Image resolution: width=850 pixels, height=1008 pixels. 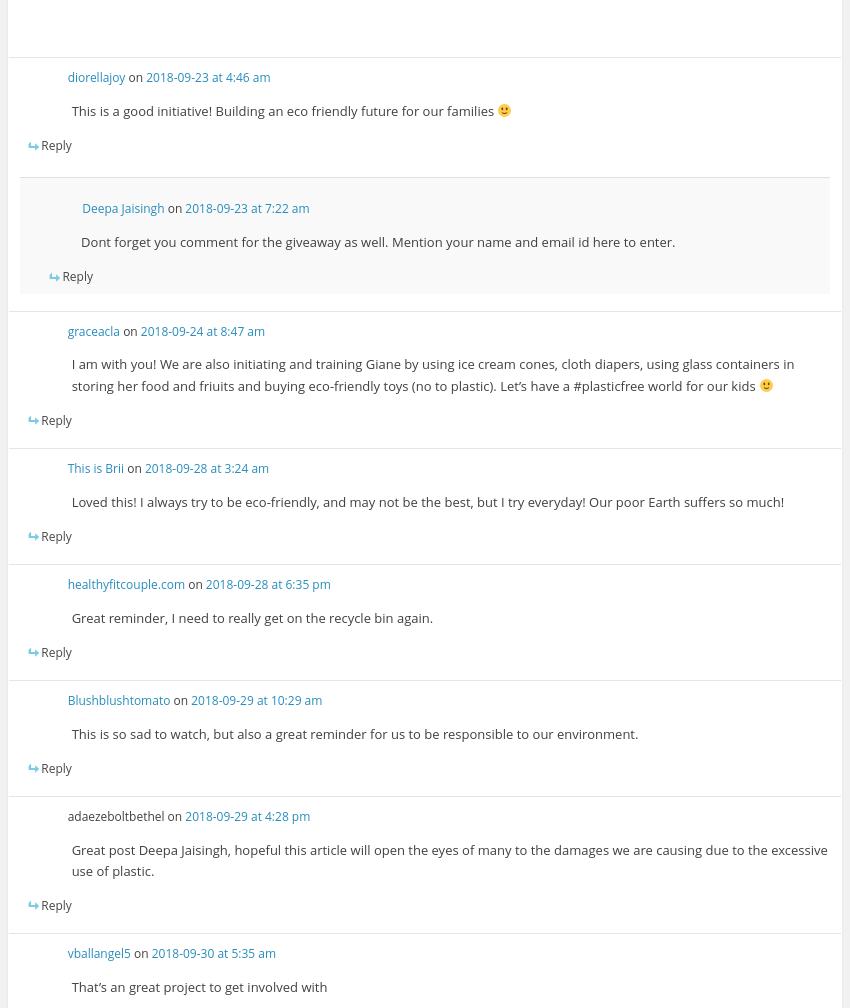 What do you see at coordinates (94, 468) in the screenshot?
I see `'This is Brii'` at bounding box center [94, 468].